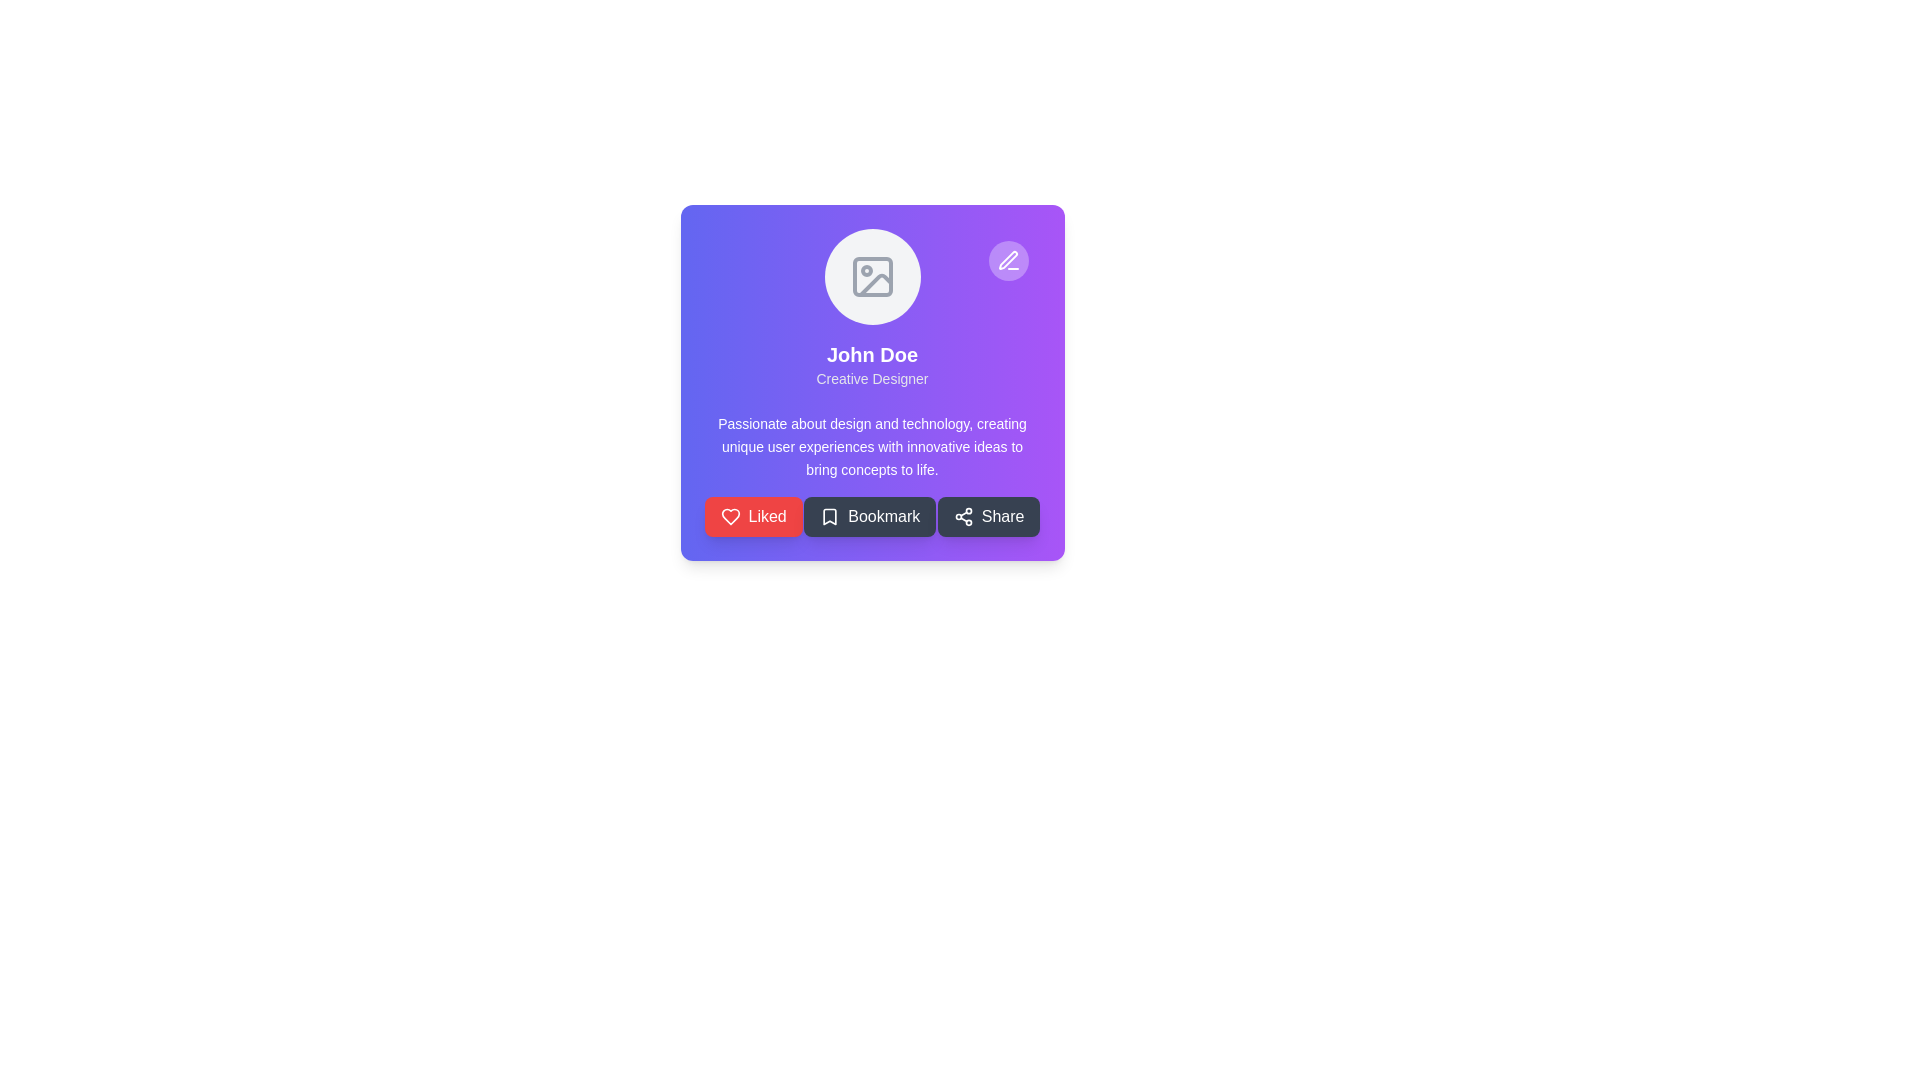  I want to click on the rounded rectangular button with a red background and a white heart icon labeled 'Liked', so click(752, 516).